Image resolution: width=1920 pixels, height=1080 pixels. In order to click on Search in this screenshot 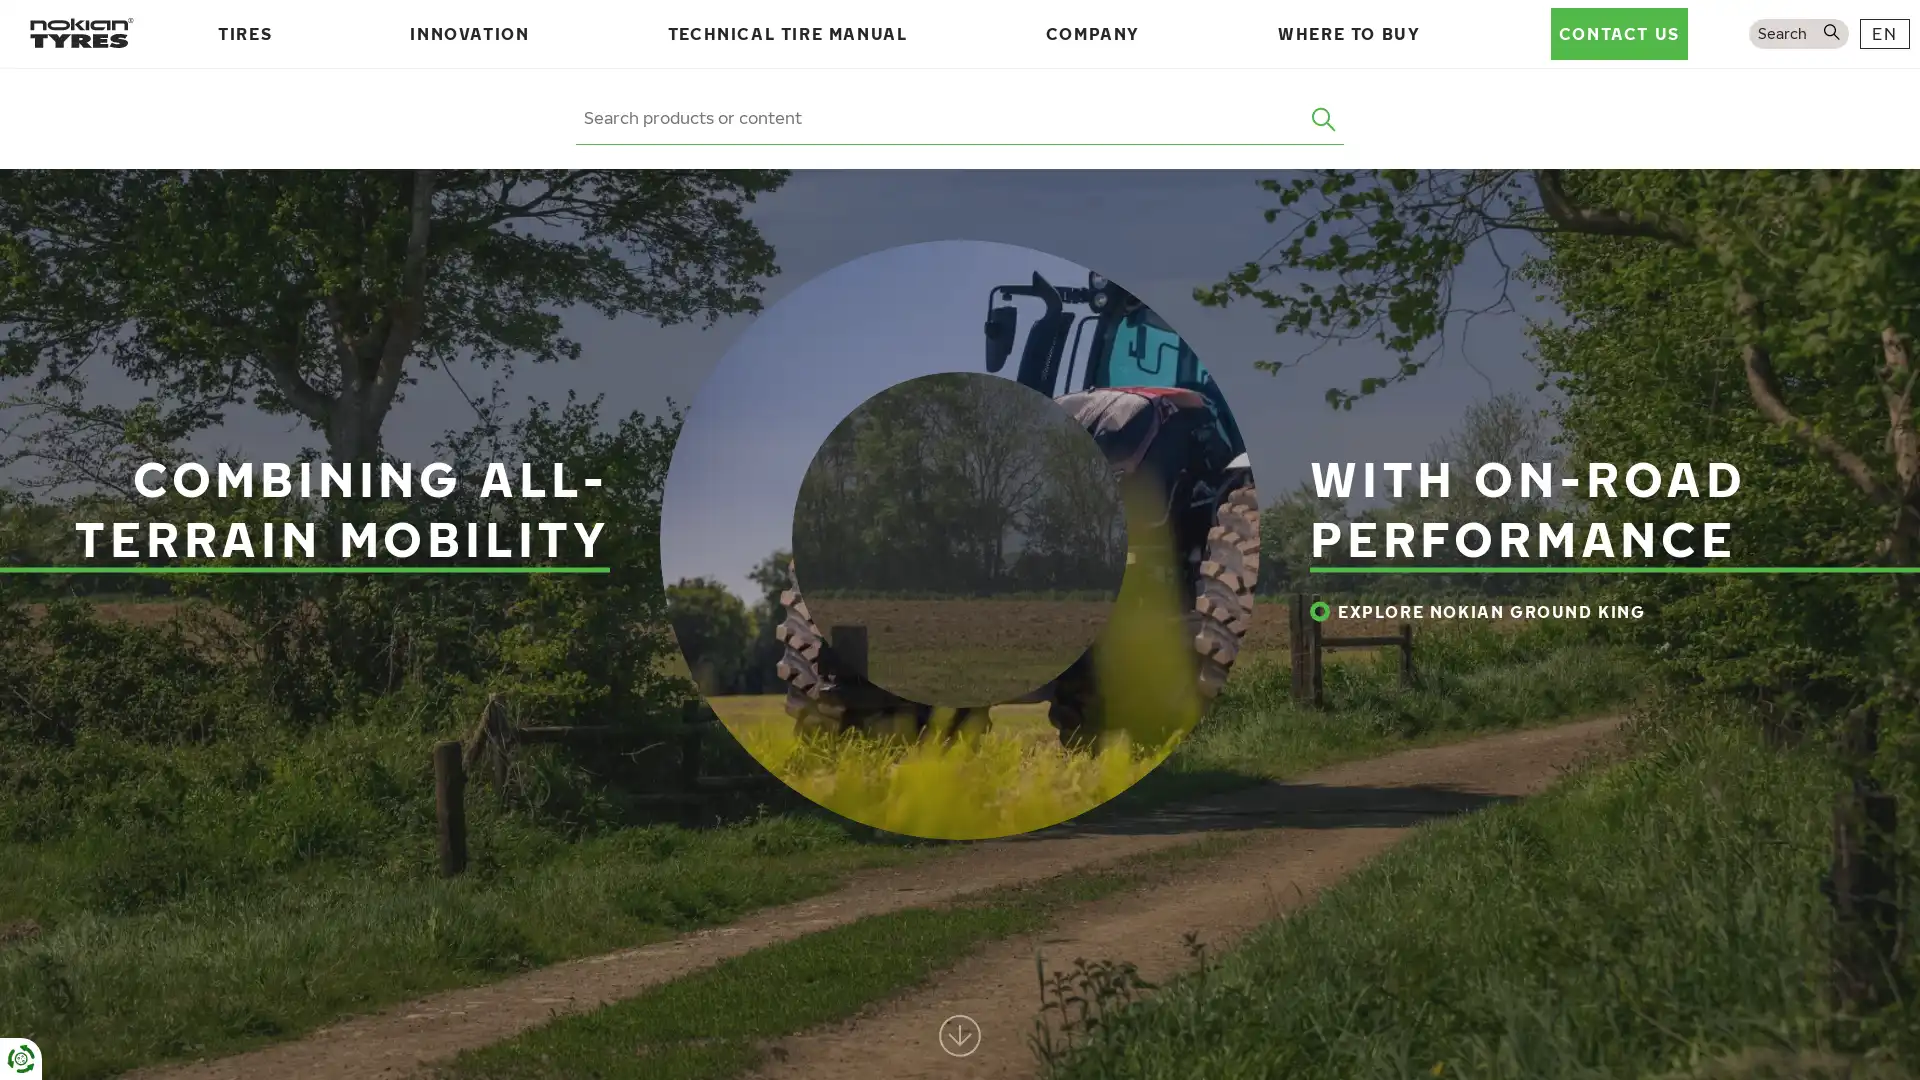, I will do `click(1324, 118)`.